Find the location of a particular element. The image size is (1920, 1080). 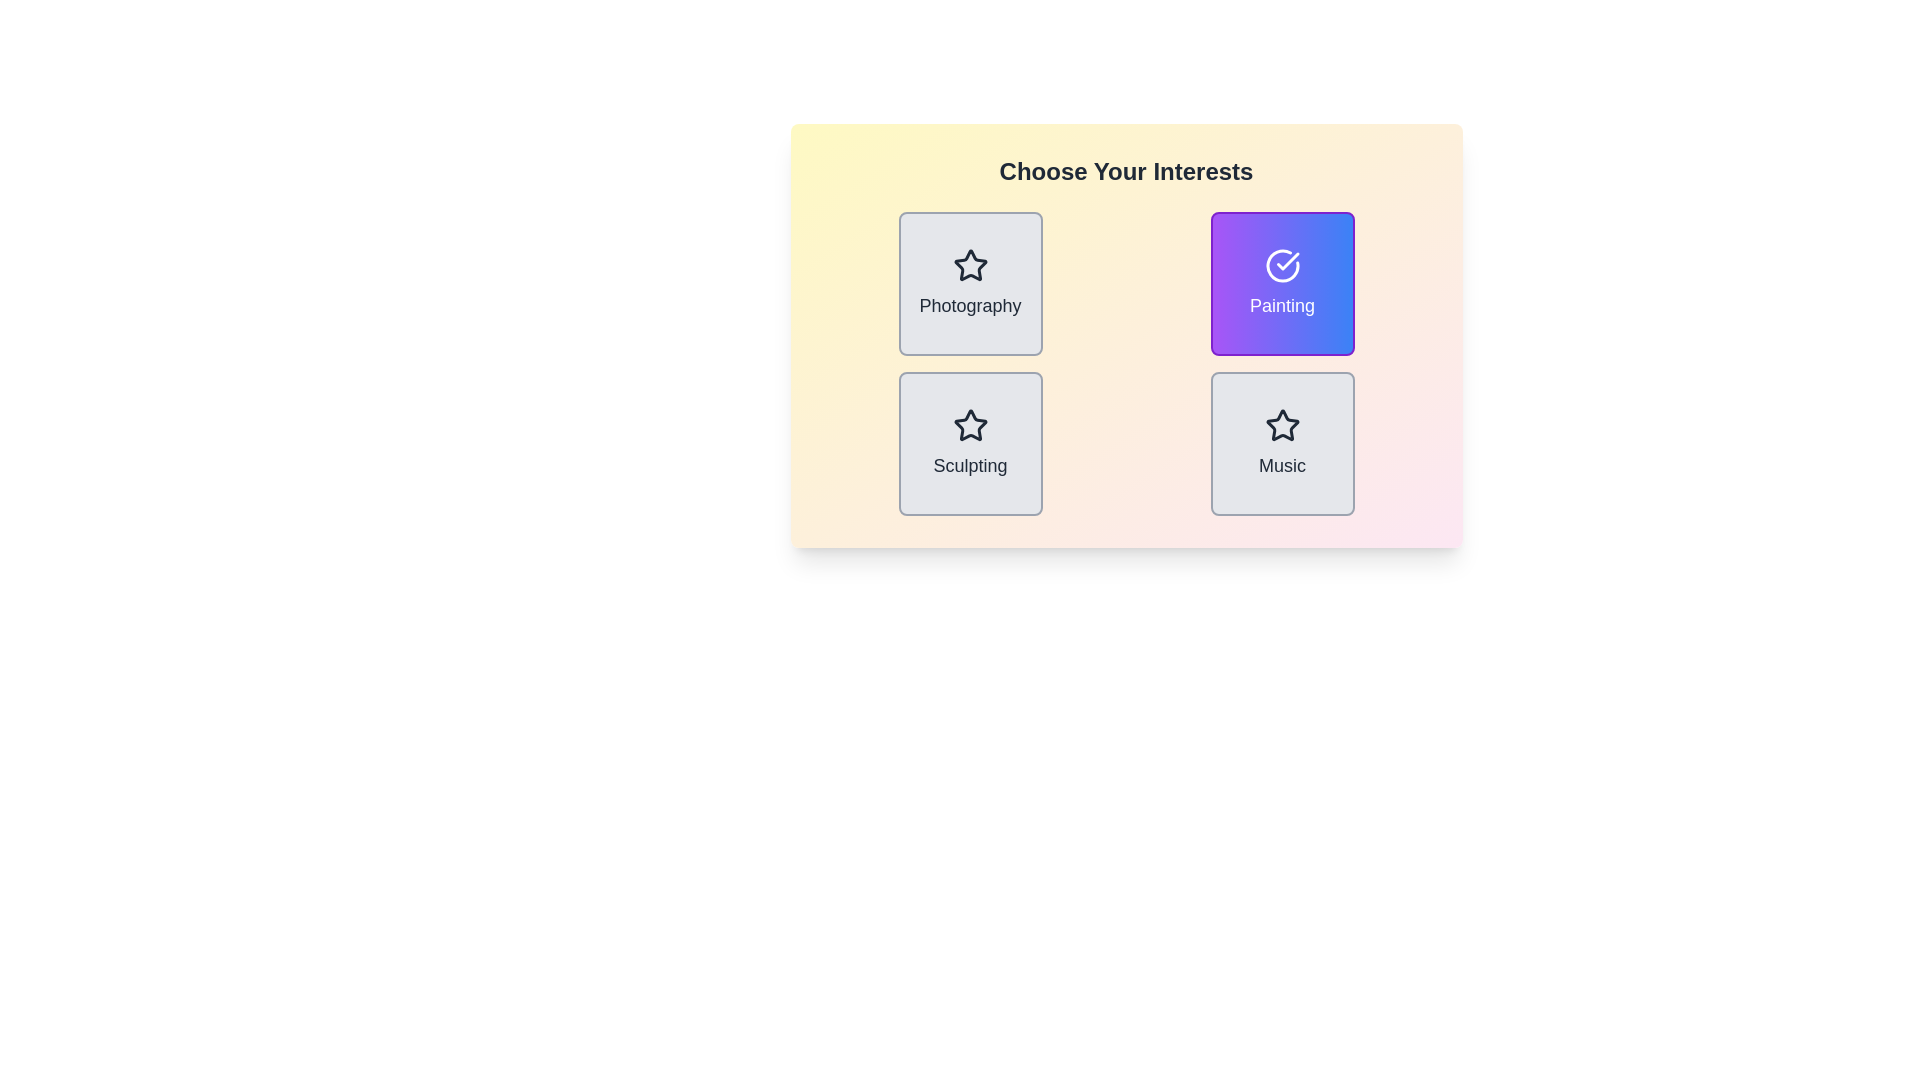

the item Music to observe its visual feedback is located at coordinates (1282, 442).